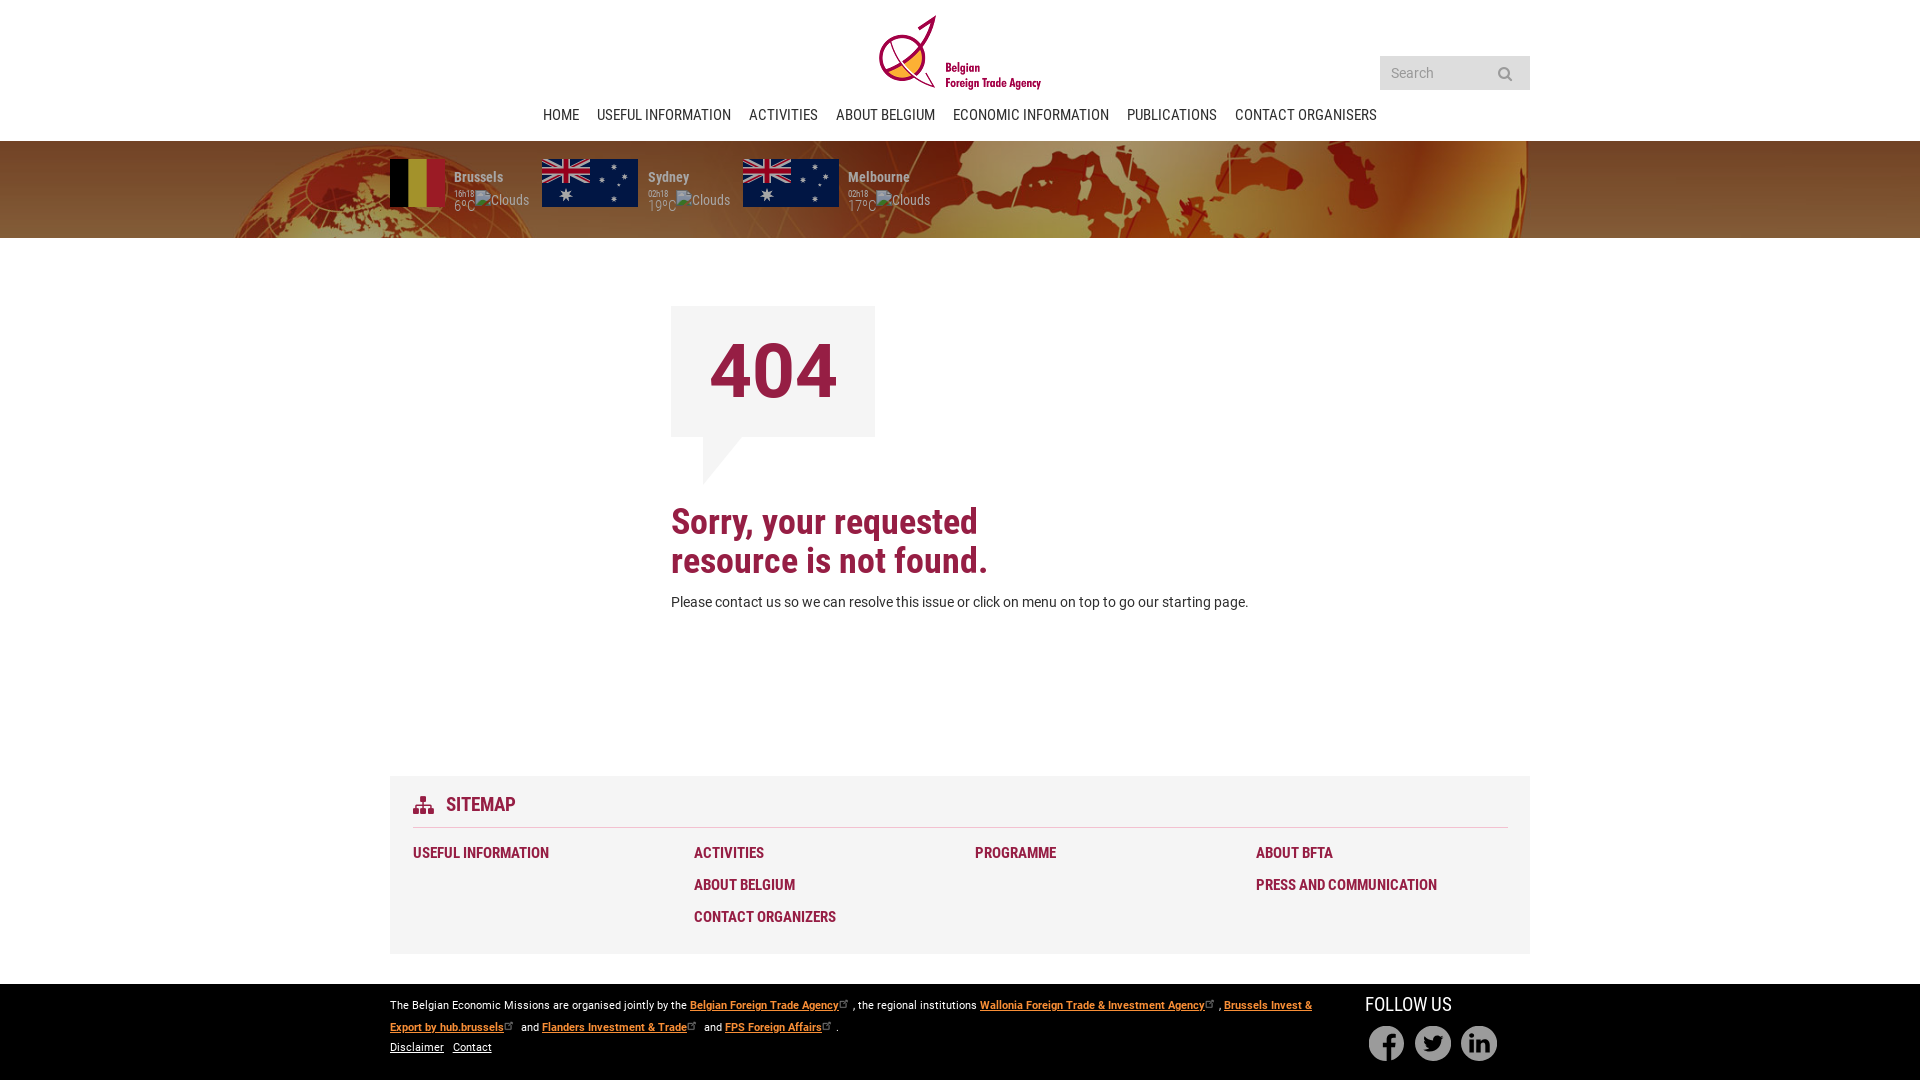  I want to click on 'CONTACT ORGANISERS', so click(1305, 115).